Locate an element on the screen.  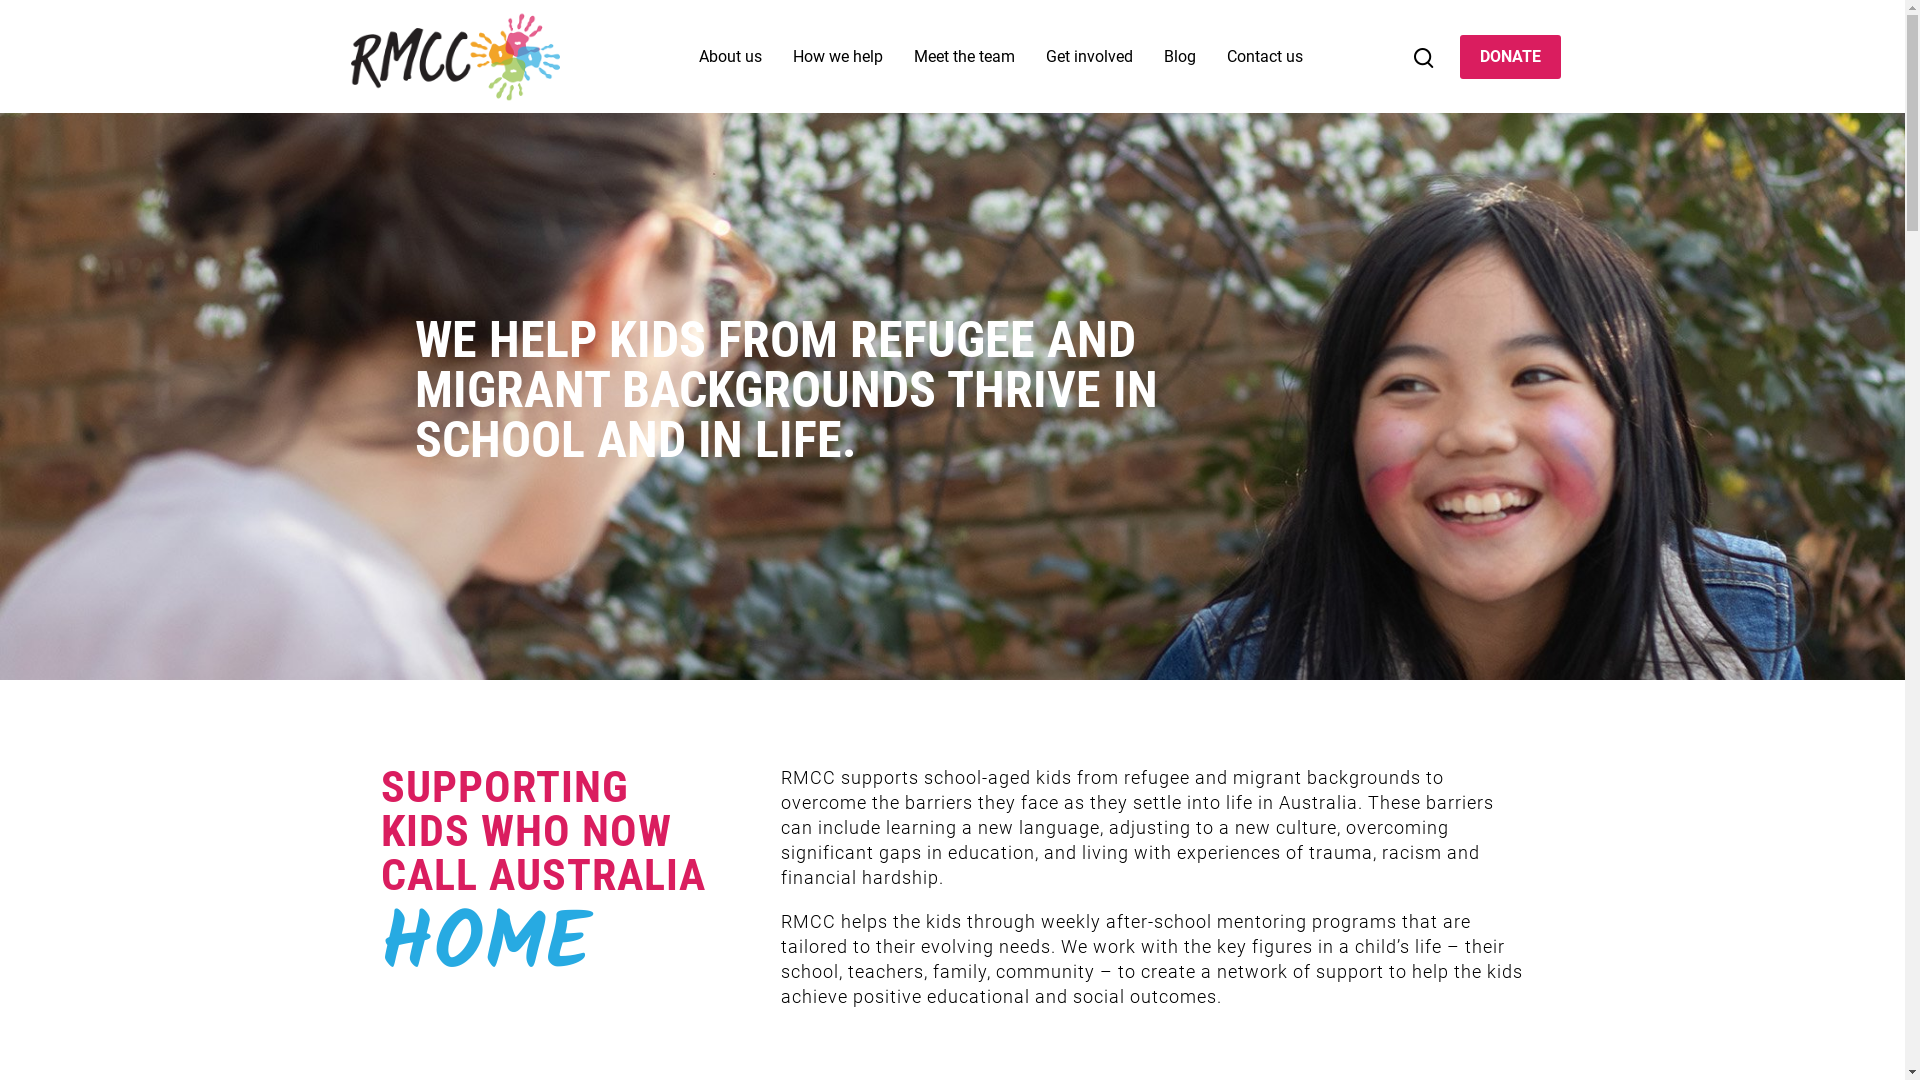
'About us' is located at coordinates (728, 65).